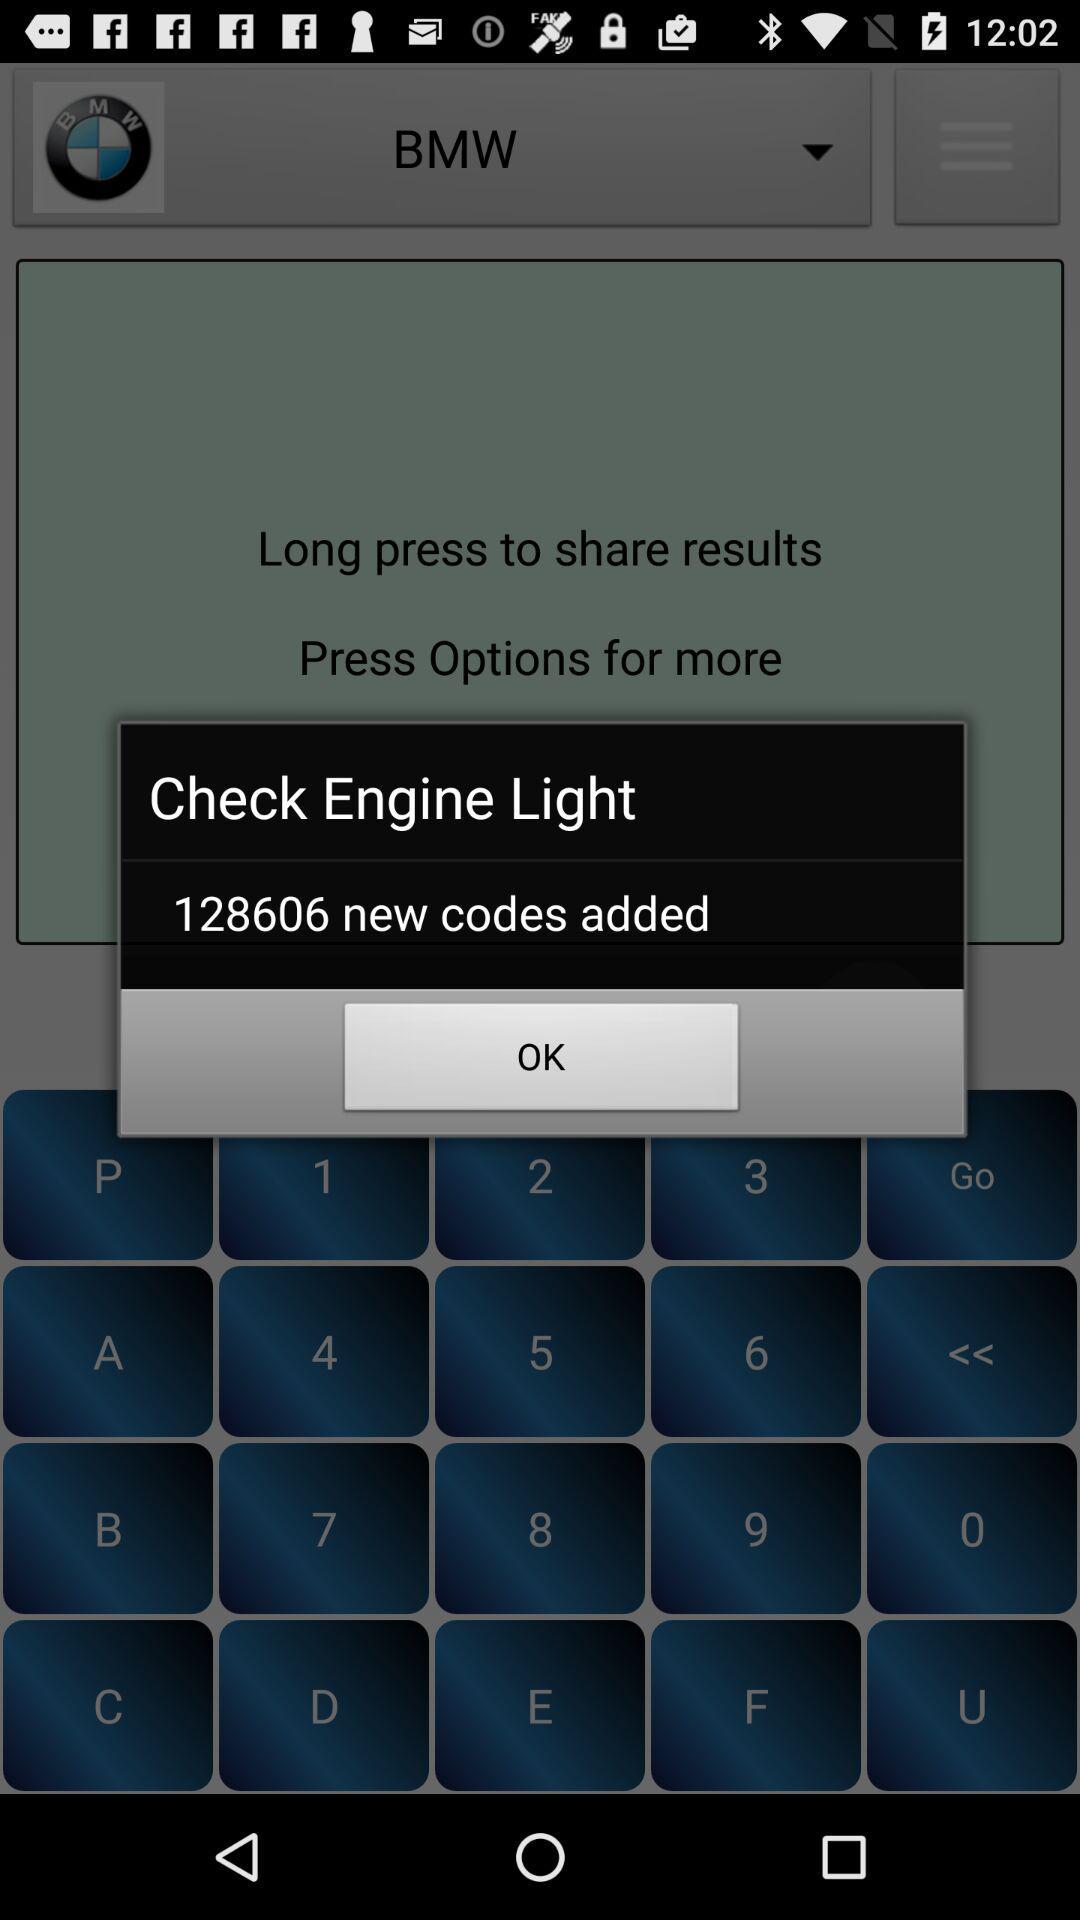 This screenshot has width=1080, height=1920. What do you see at coordinates (976, 151) in the screenshot?
I see `open menu` at bounding box center [976, 151].